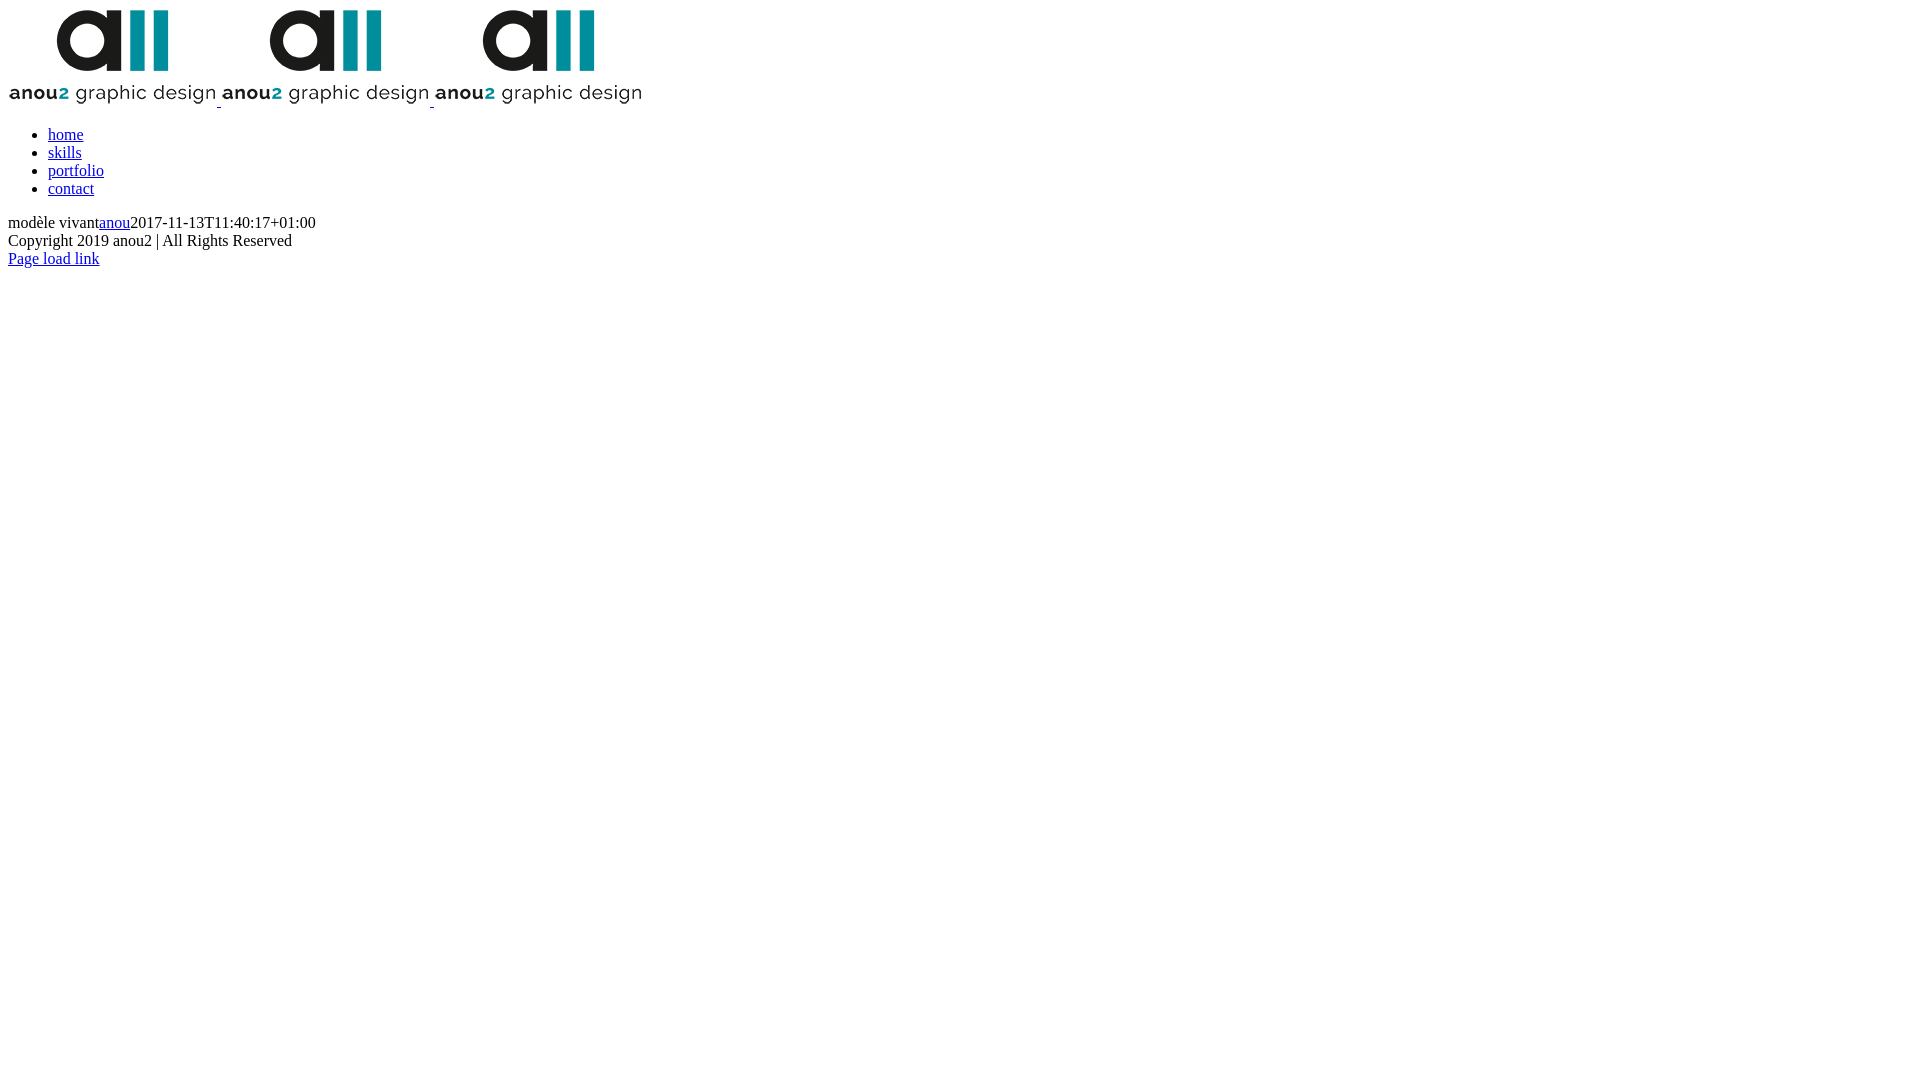  Describe the element at coordinates (53, 257) in the screenshot. I see `'Page load link'` at that location.